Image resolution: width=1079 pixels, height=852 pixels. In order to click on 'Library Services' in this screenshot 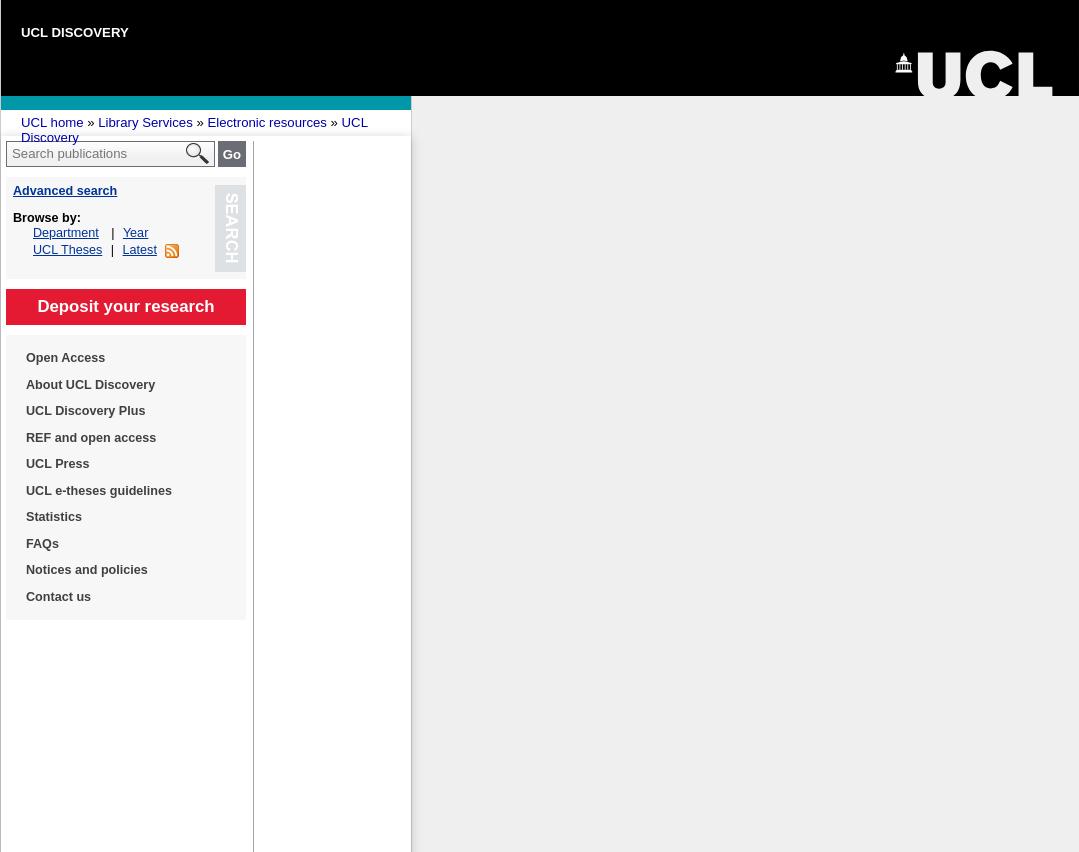, I will do `click(144, 122)`.